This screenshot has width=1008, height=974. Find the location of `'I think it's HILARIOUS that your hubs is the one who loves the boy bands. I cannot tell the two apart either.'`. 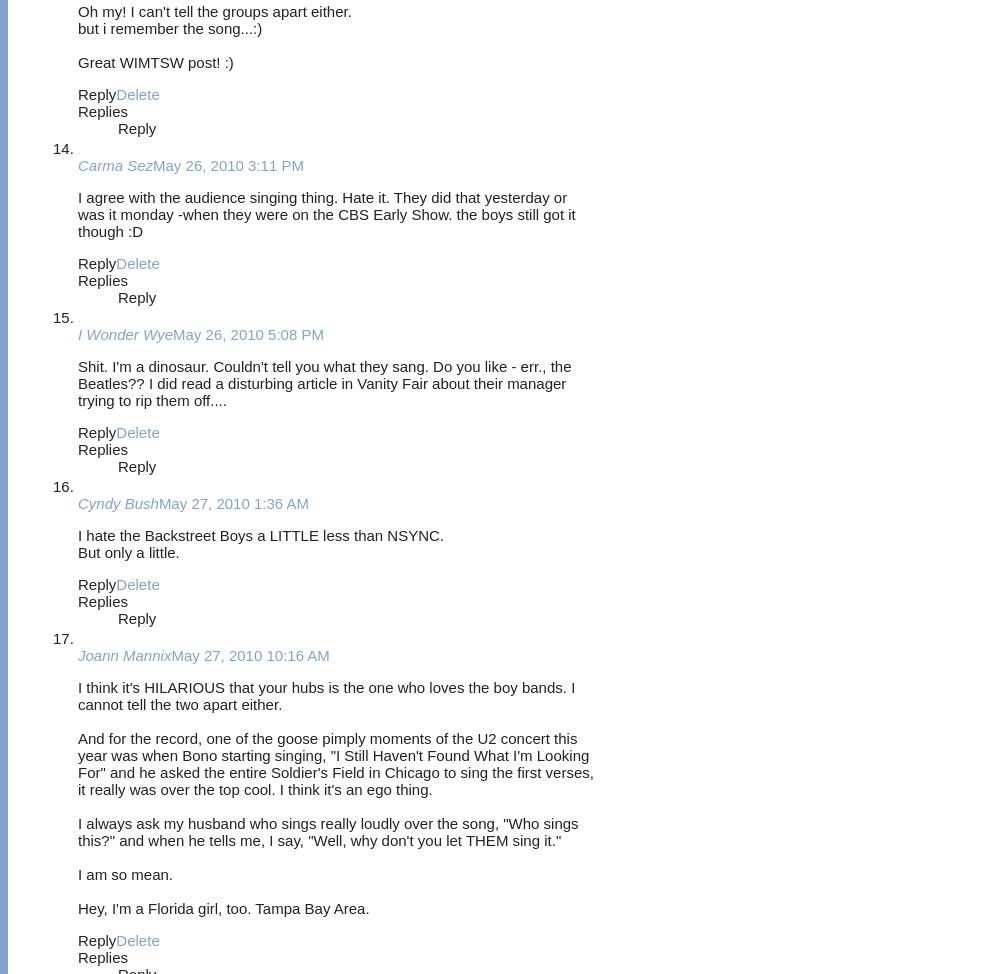

'I think it's HILARIOUS that your hubs is the one who loves the boy bands. I cannot tell the two apart either.' is located at coordinates (326, 695).